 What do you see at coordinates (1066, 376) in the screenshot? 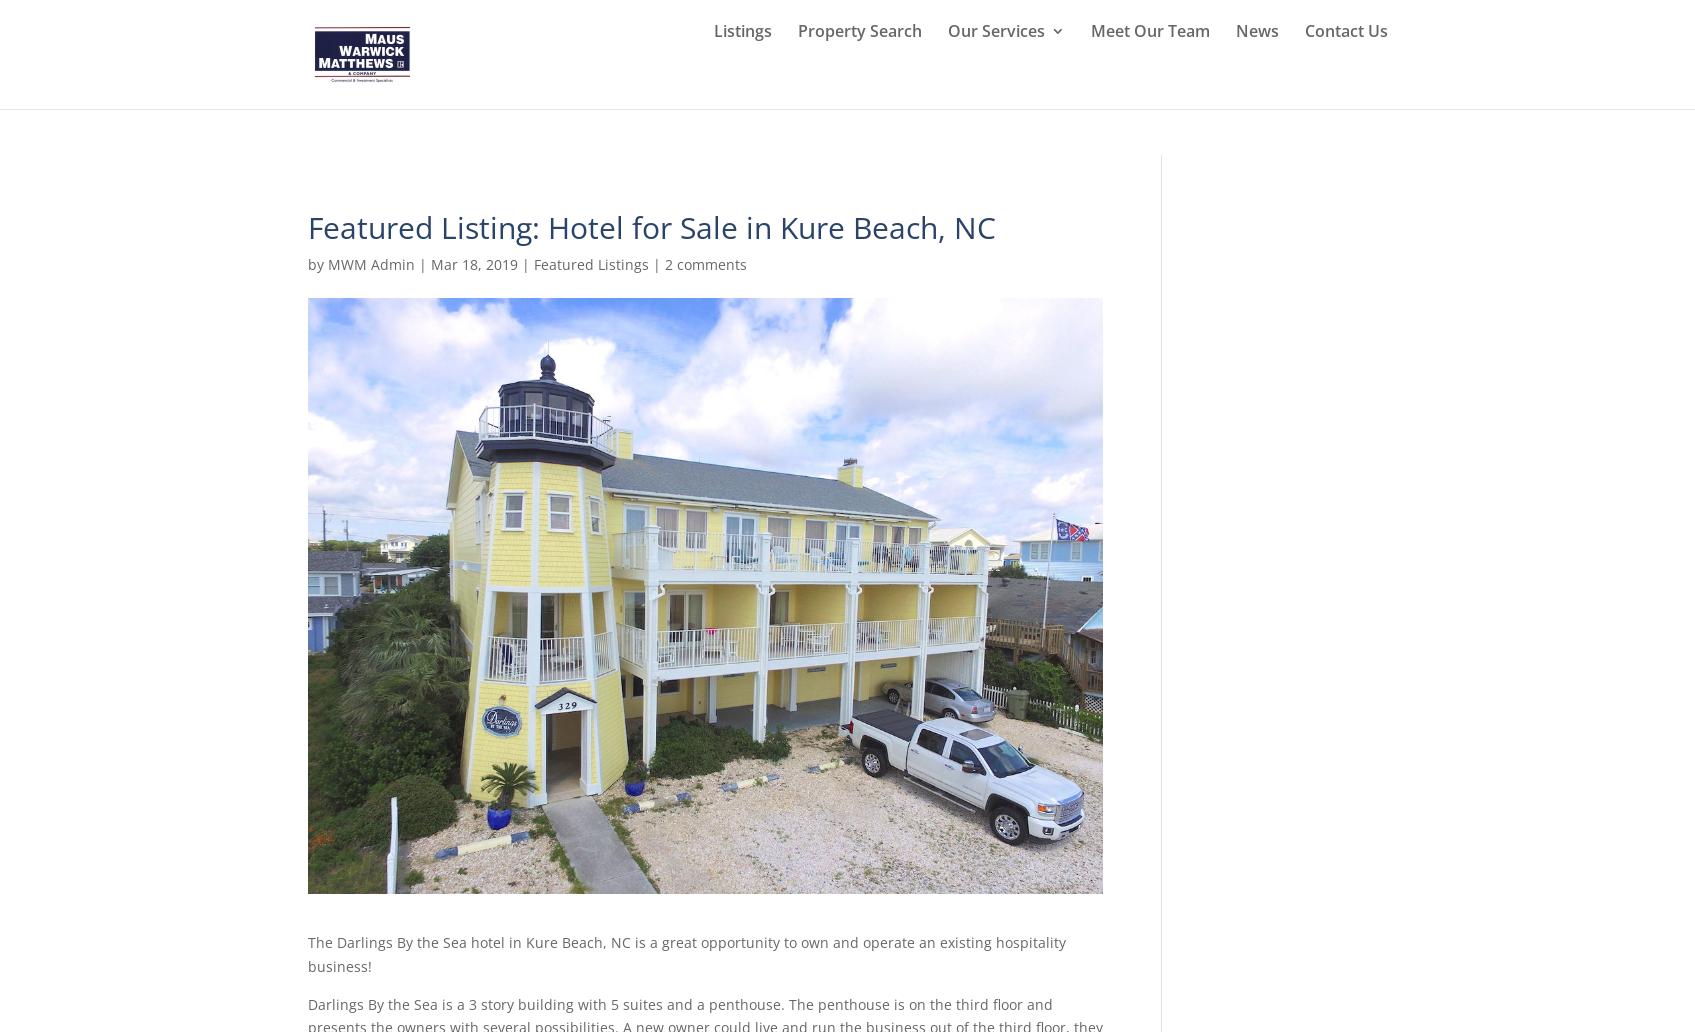
I see `'Investment Property Southeastern NC'` at bounding box center [1066, 376].